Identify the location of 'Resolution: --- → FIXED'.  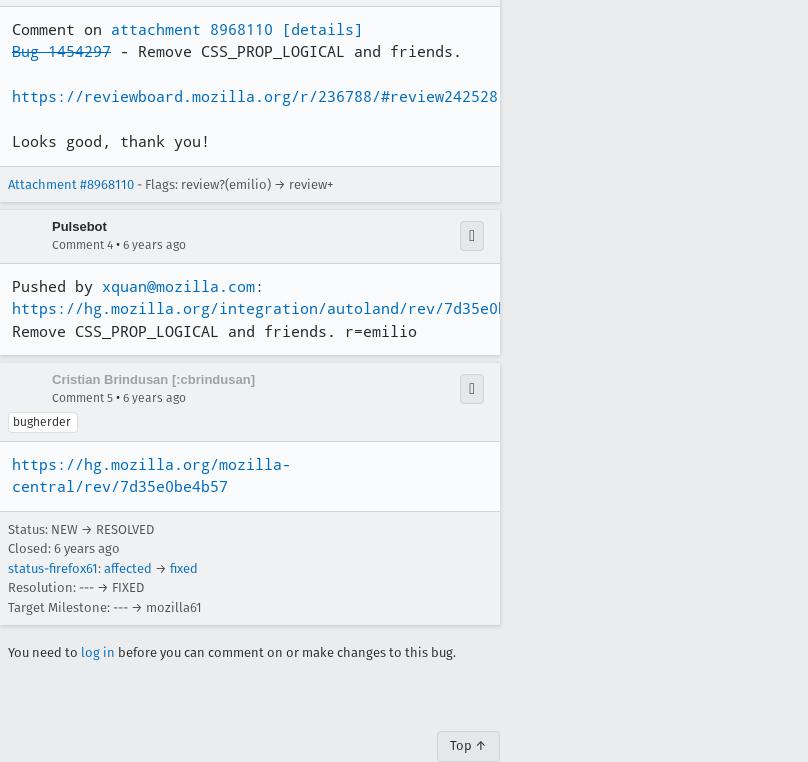
(76, 587).